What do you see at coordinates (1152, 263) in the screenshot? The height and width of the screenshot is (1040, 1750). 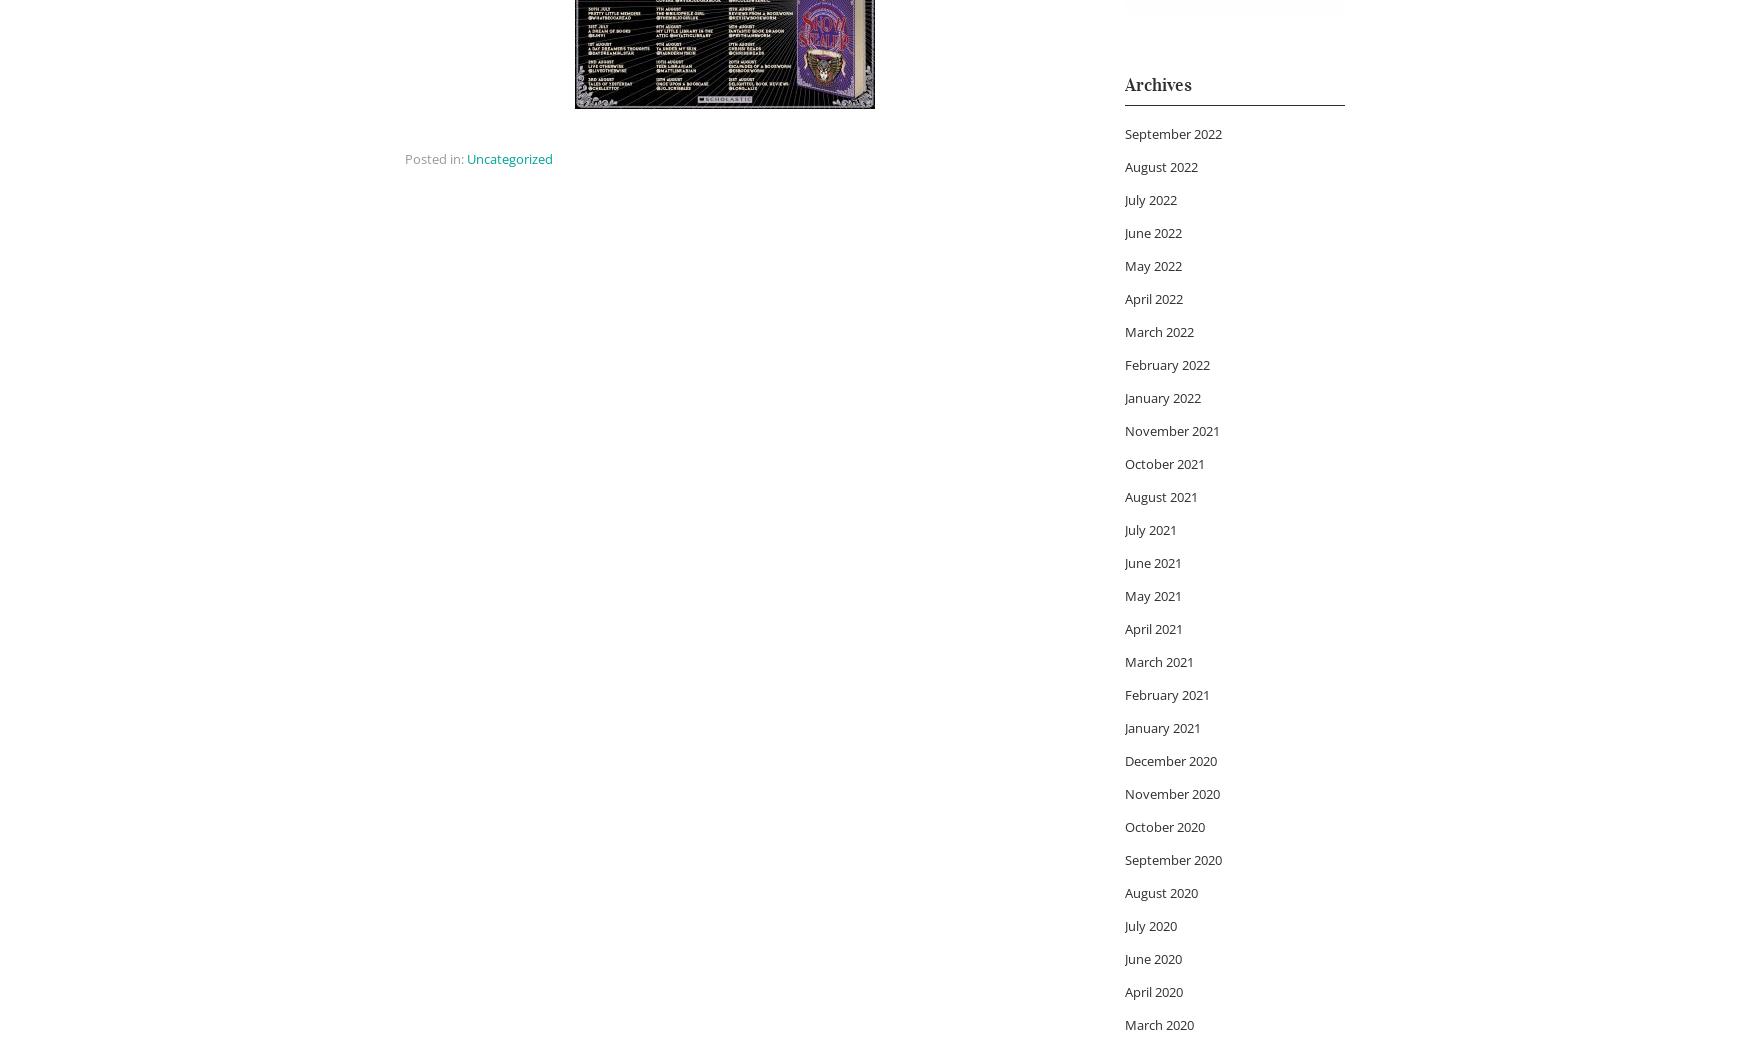 I see `'May 2022'` at bounding box center [1152, 263].